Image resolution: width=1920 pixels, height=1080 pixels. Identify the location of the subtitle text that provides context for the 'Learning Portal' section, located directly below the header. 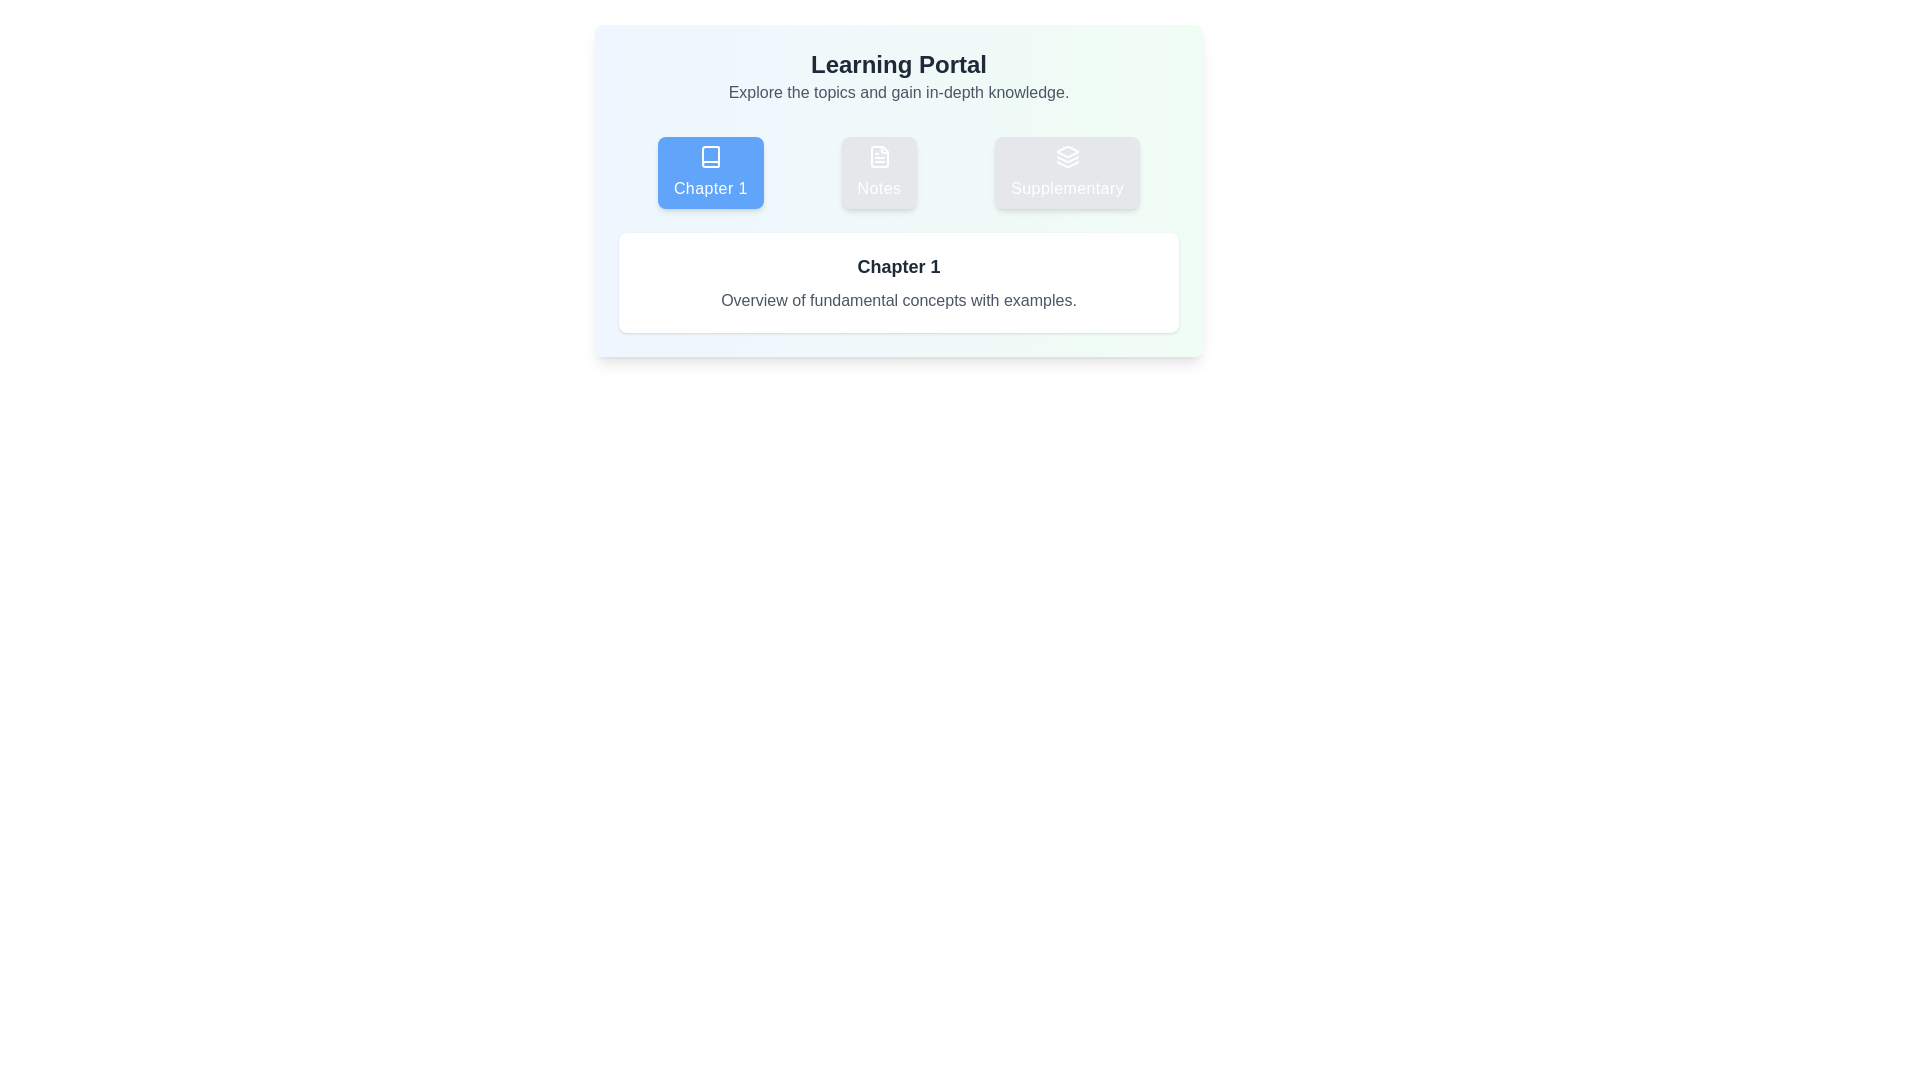
(897, 92).